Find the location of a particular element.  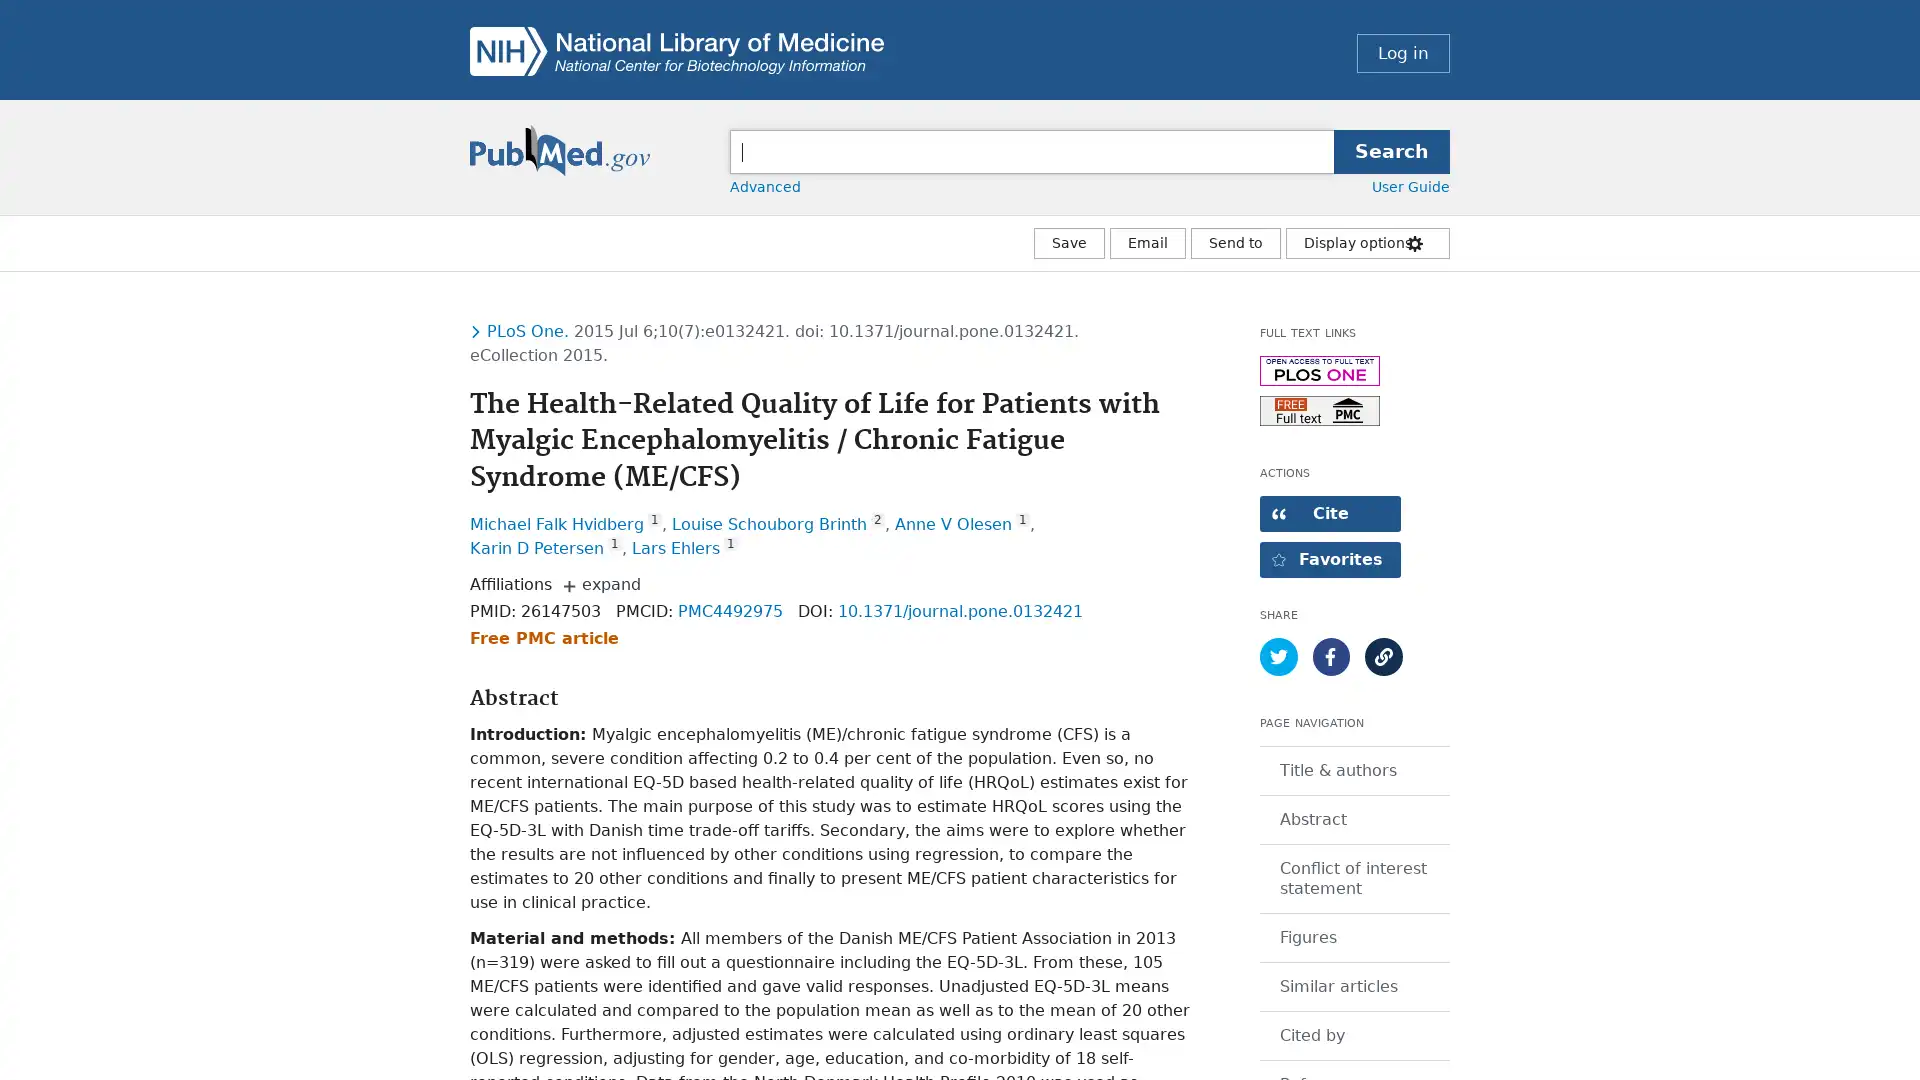

Search is located at coordinates (1391, 150).